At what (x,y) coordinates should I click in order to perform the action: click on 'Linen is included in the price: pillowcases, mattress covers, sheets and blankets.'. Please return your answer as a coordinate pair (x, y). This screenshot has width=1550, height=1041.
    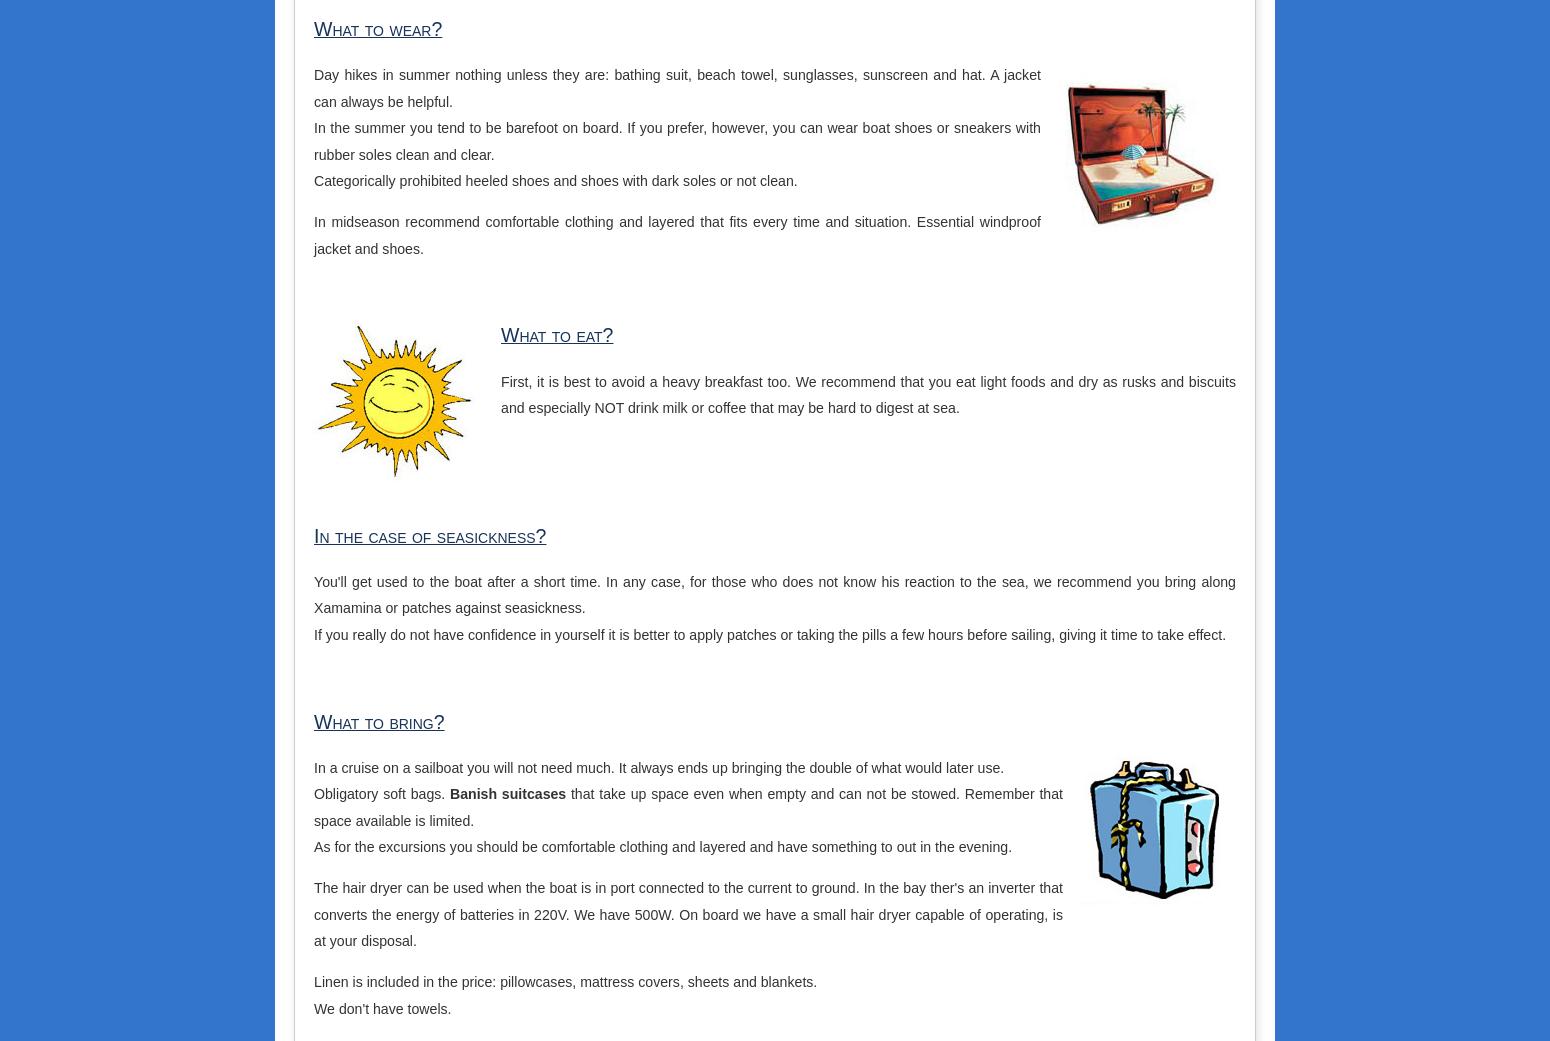
    Looking at the image, I should click on (565, 981).